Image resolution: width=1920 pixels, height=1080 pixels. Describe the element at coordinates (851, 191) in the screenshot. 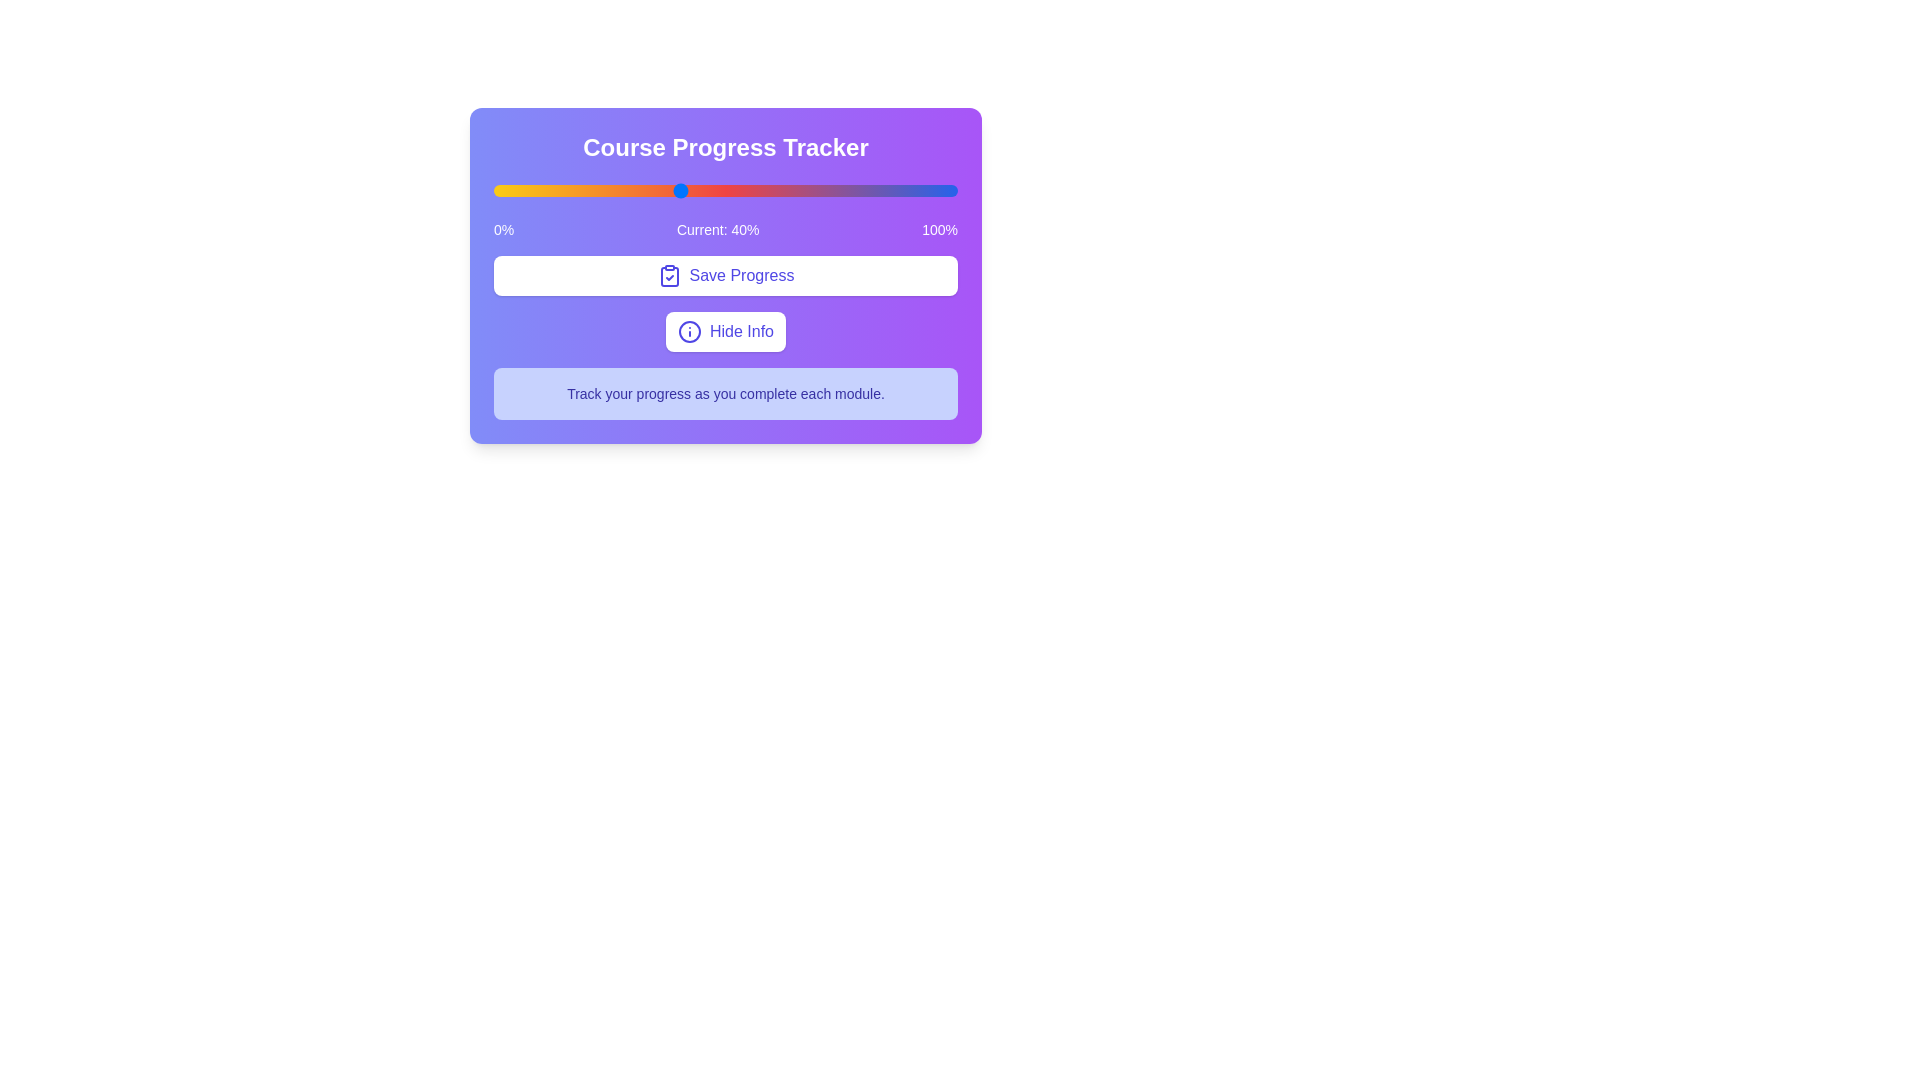

I see `progress percentage` at that location.